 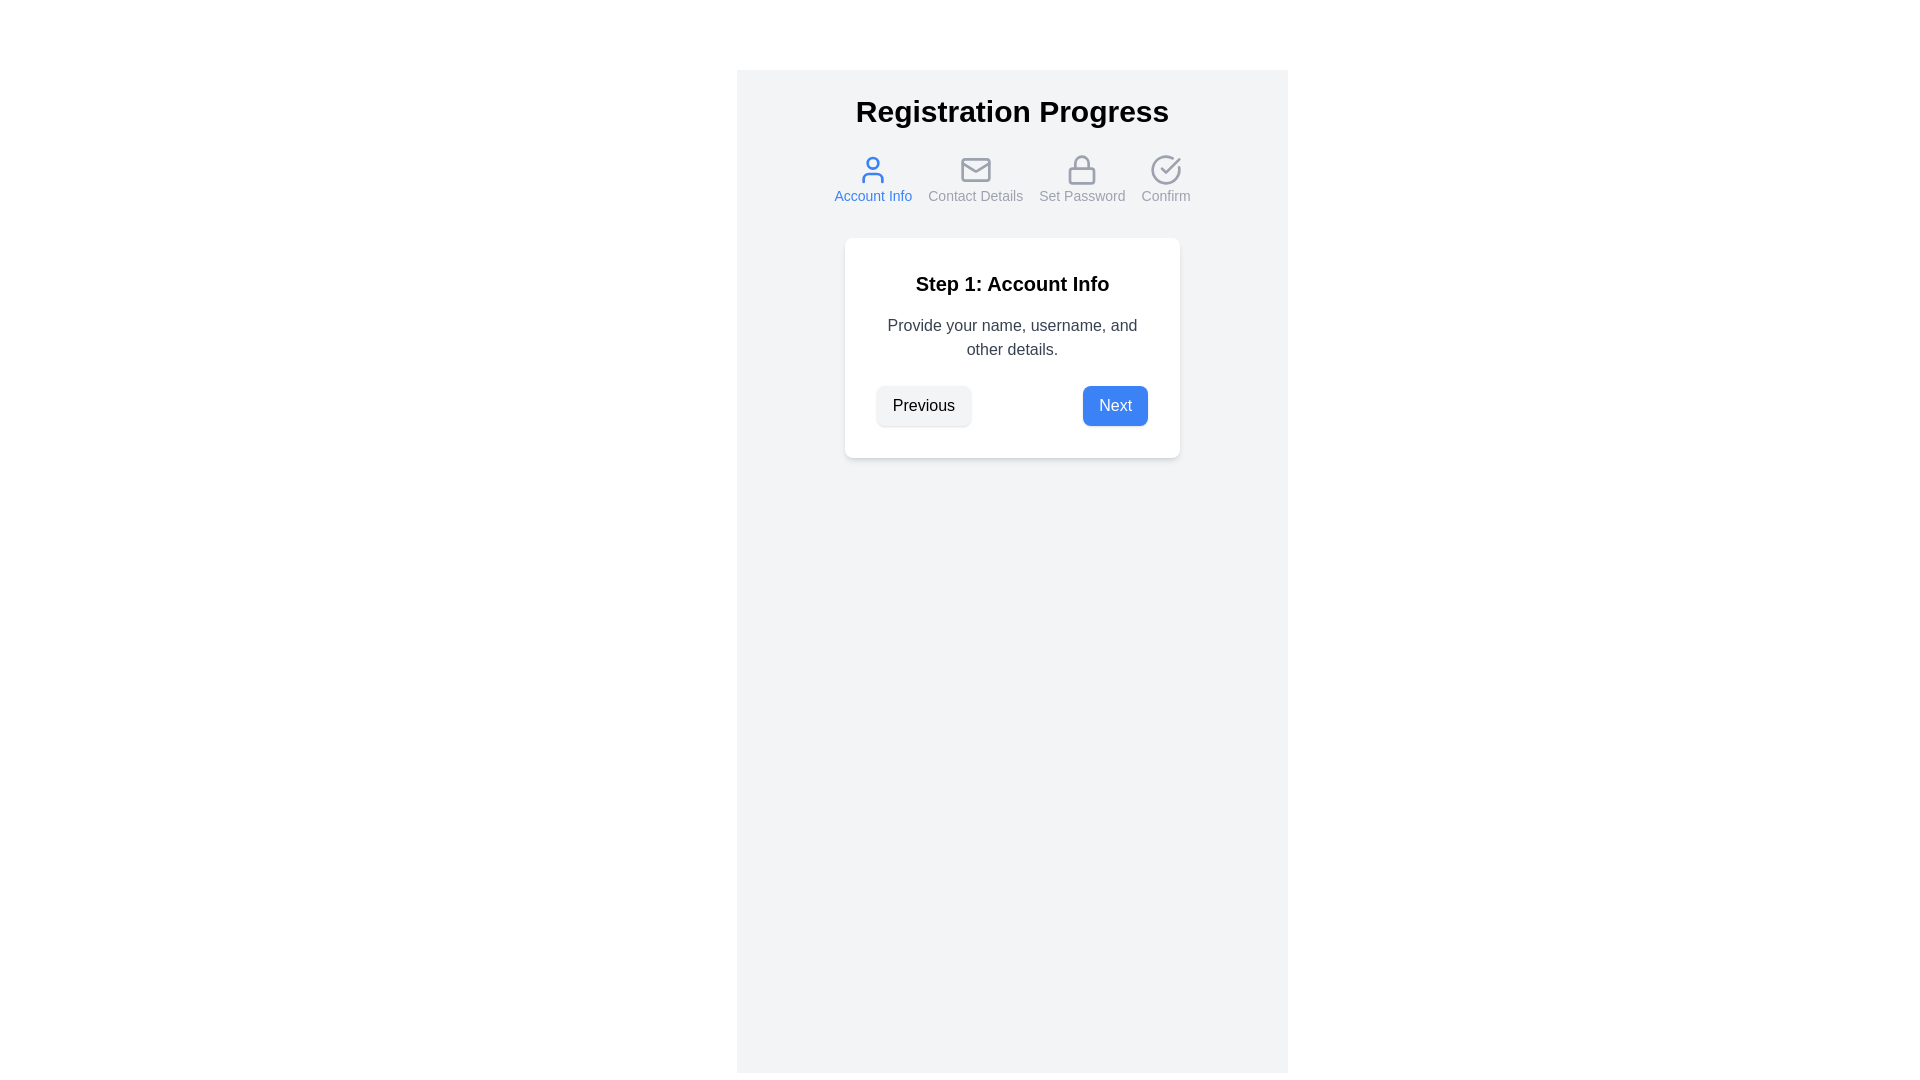 What do you see at coordinates (975, 166) in the screenshot?
I see `the 'Contact Details' icon` at bounding box center [975, 166].